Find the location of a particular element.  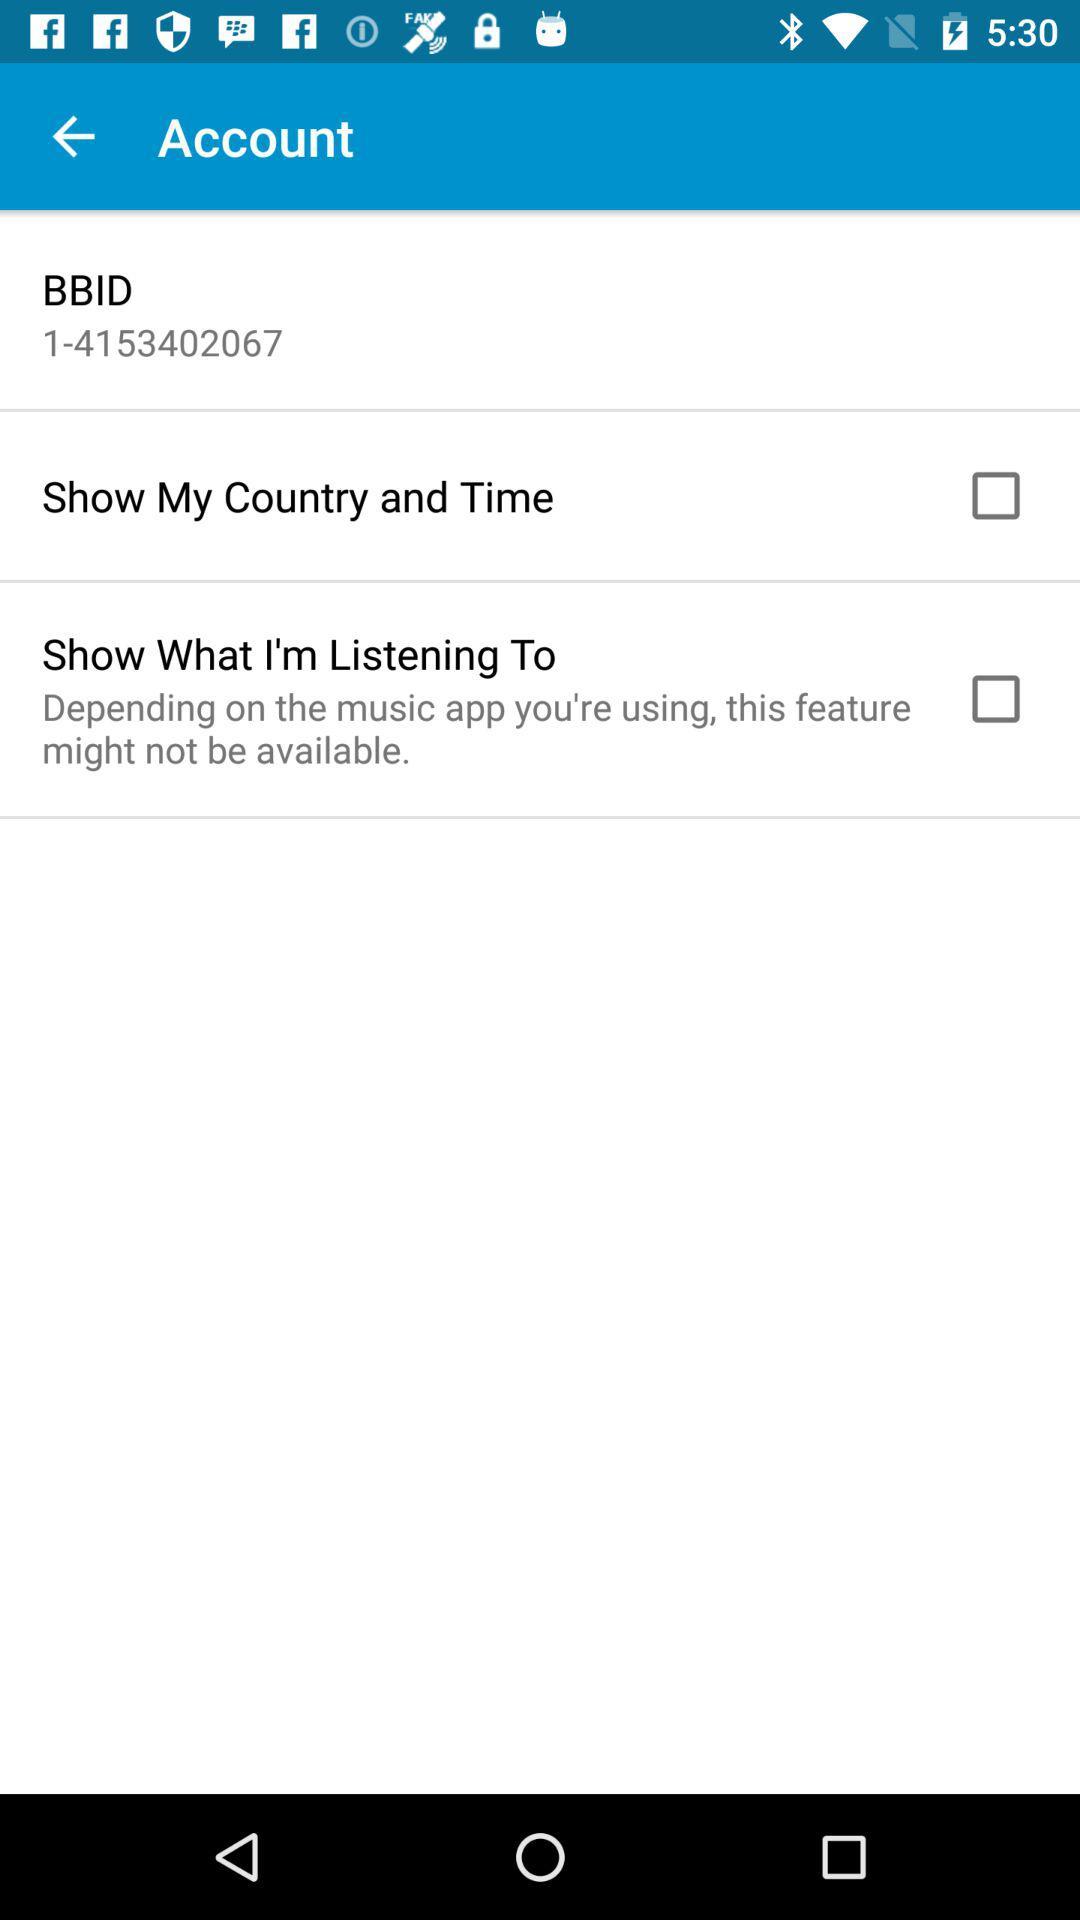

the item next to the account item is located at coordinates (72, 135).